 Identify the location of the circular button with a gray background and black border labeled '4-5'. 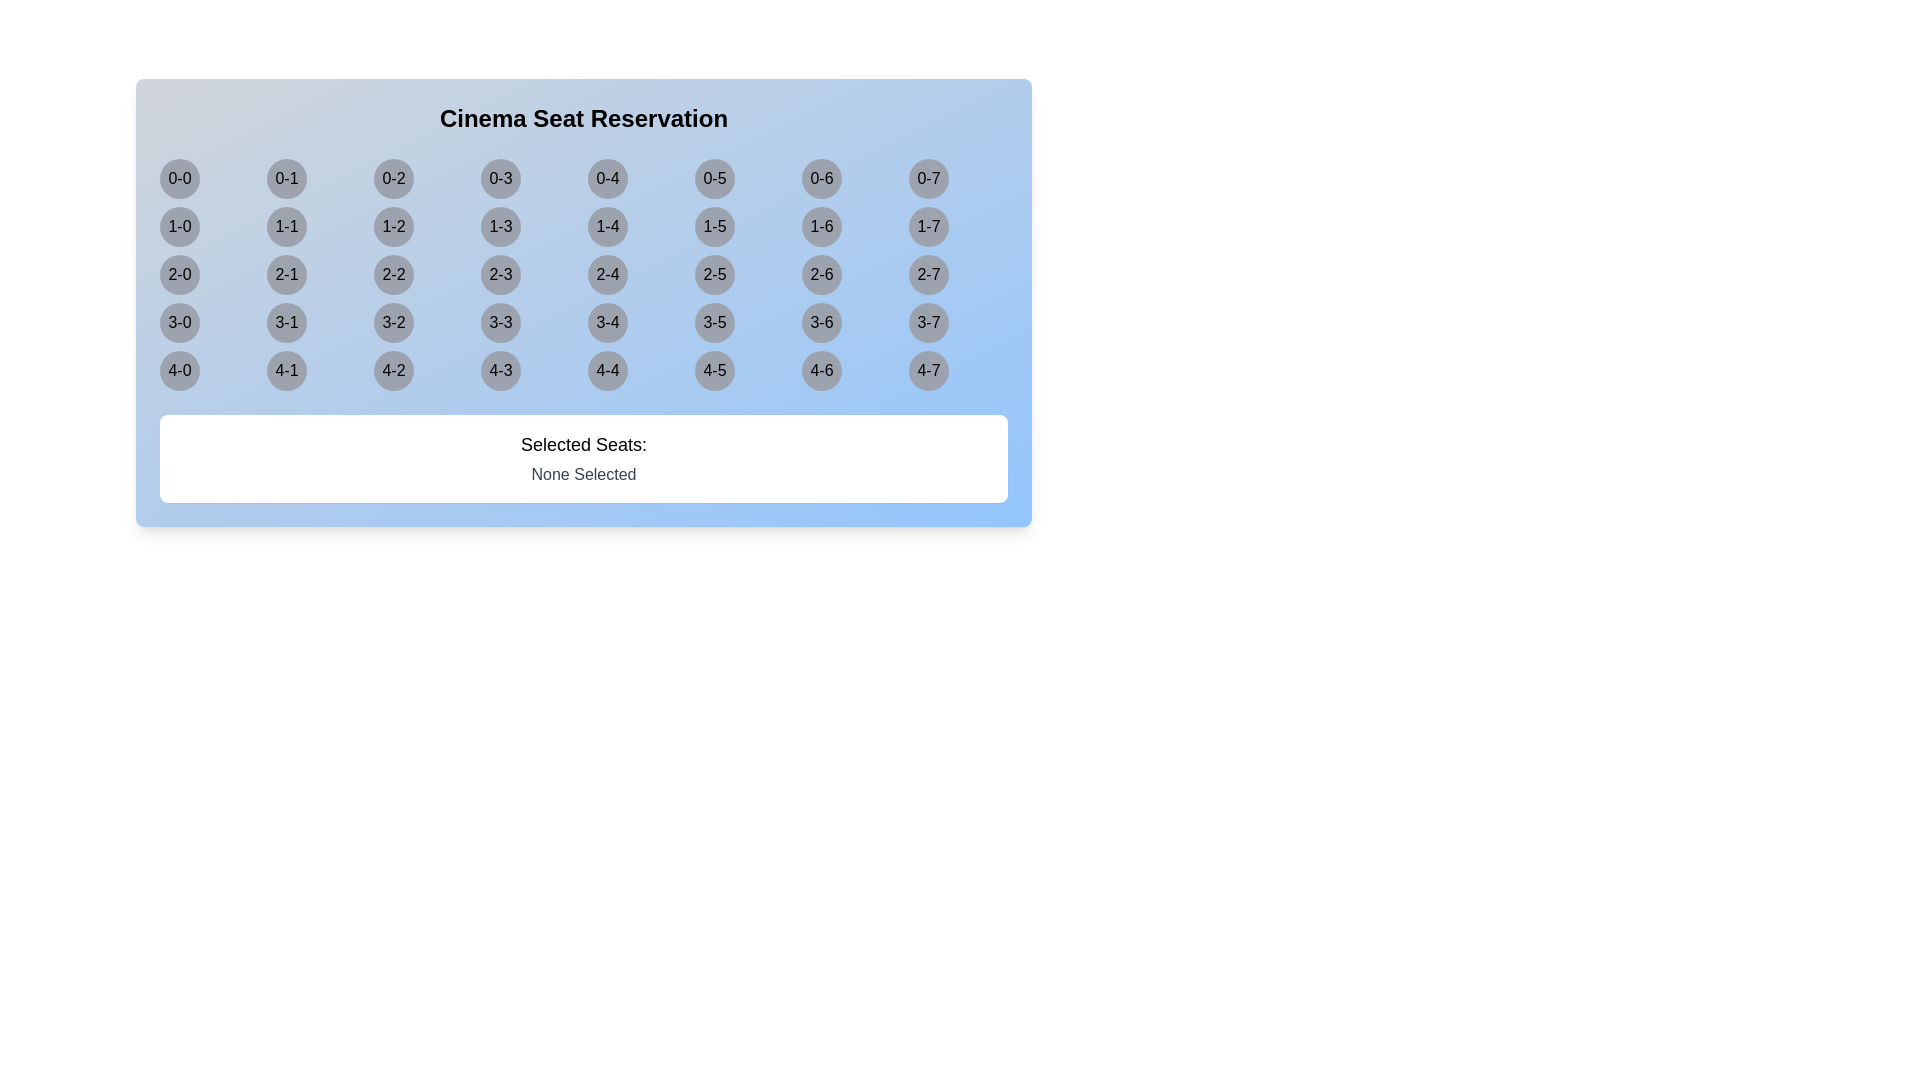
(715, 370).